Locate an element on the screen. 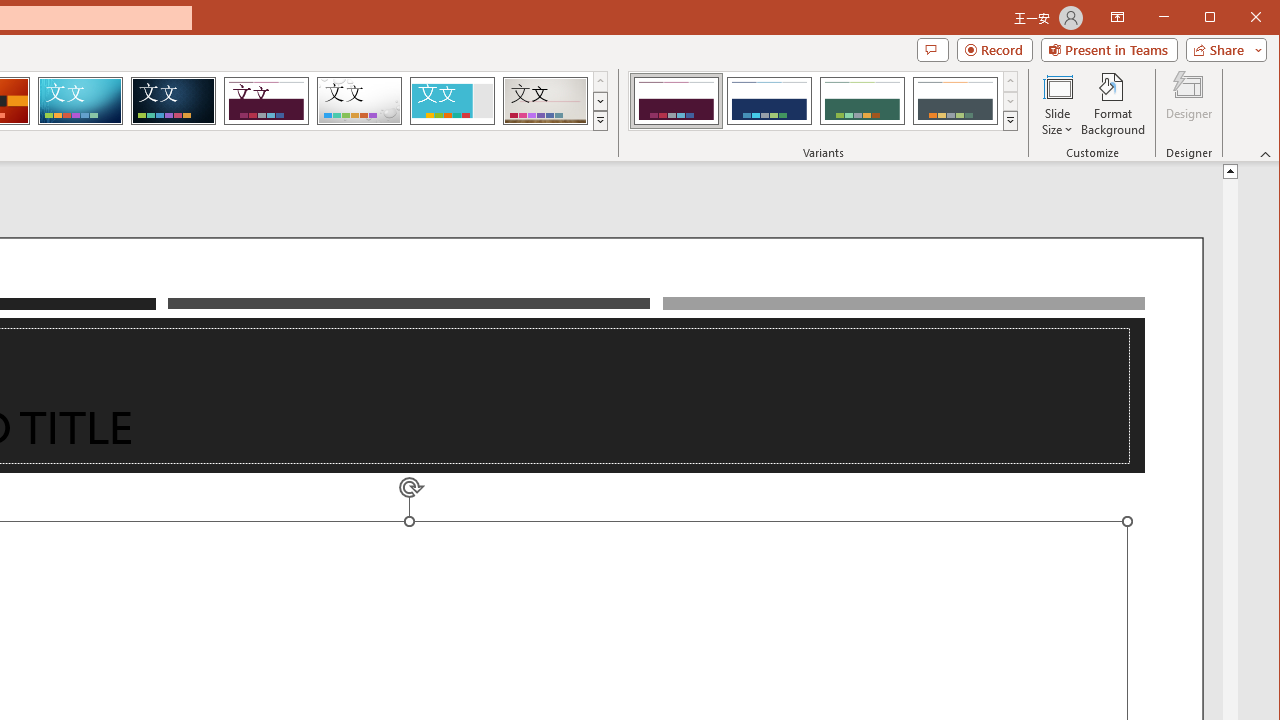  'Dividend Variant 3' is located at coordinates (862, 100).